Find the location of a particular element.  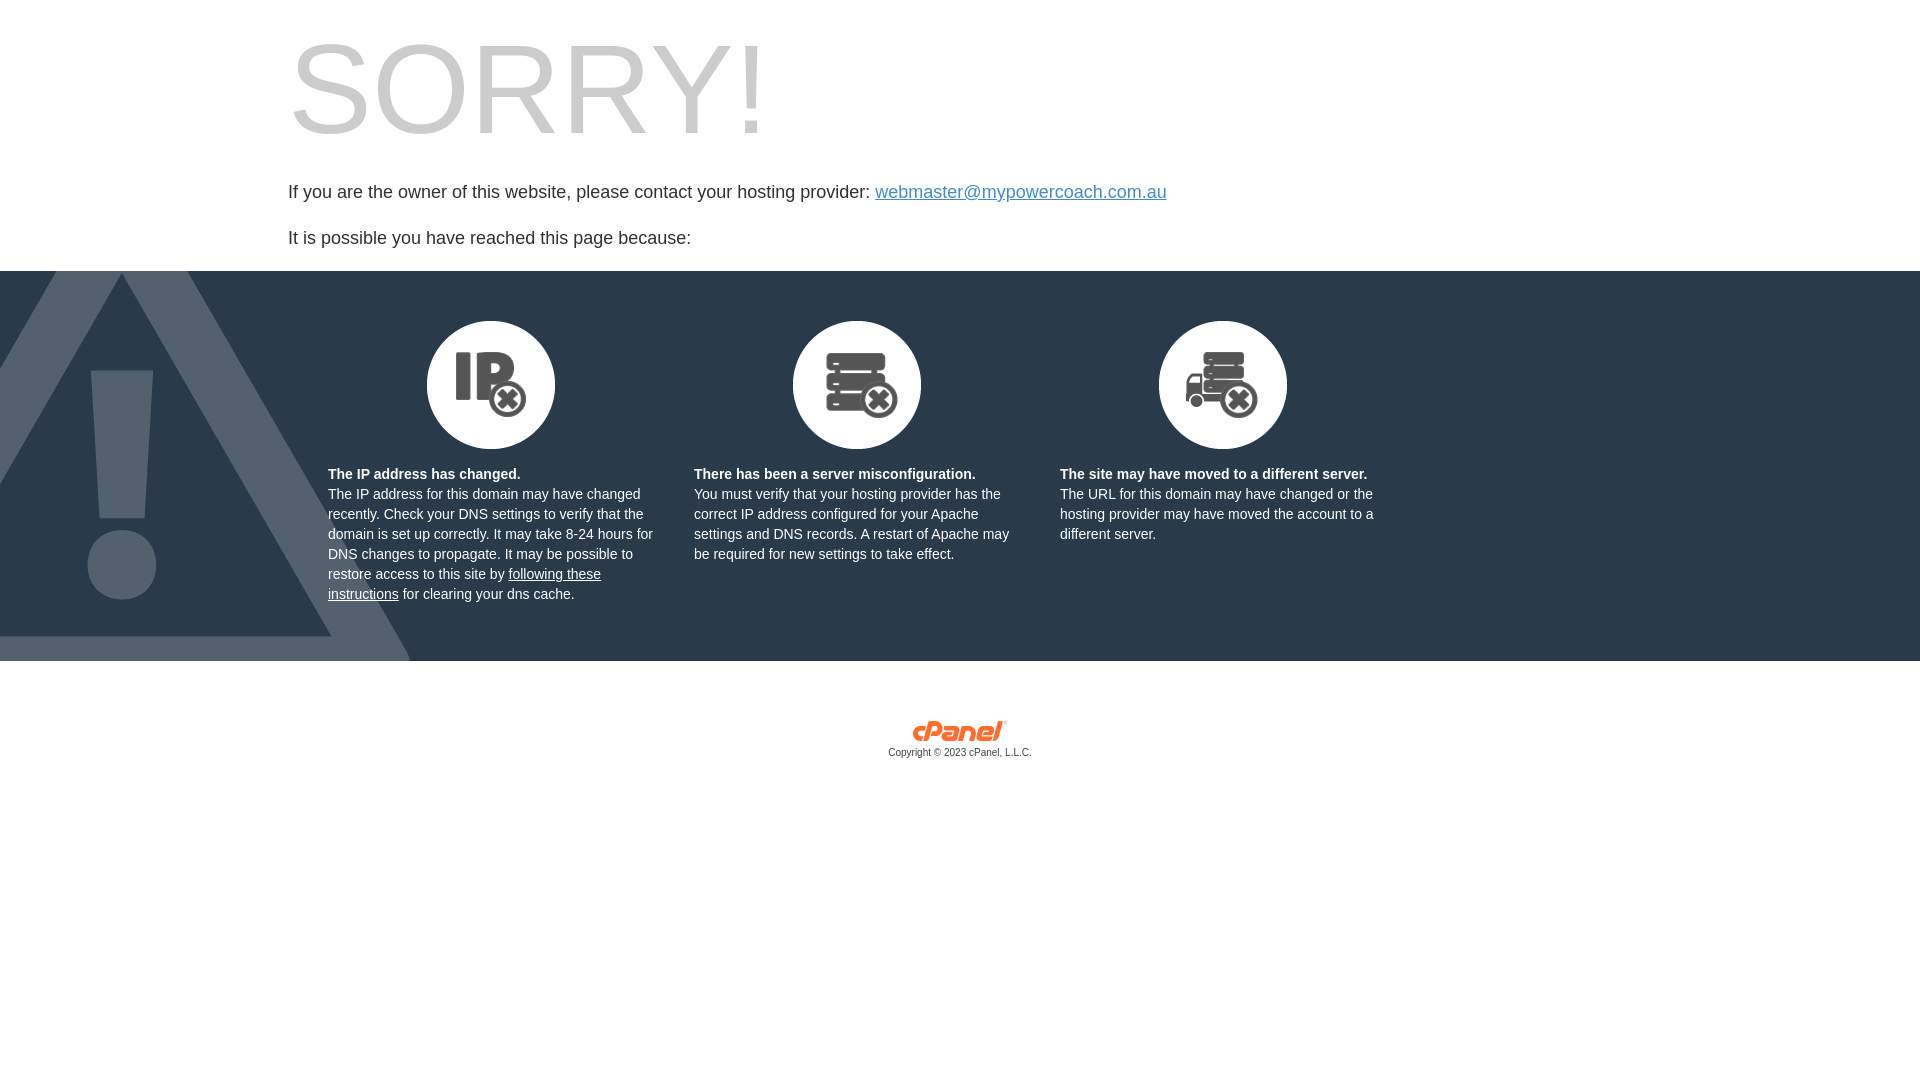

'webmaster@mypowercoach.com.au' is located at coordinates (1020, 192).